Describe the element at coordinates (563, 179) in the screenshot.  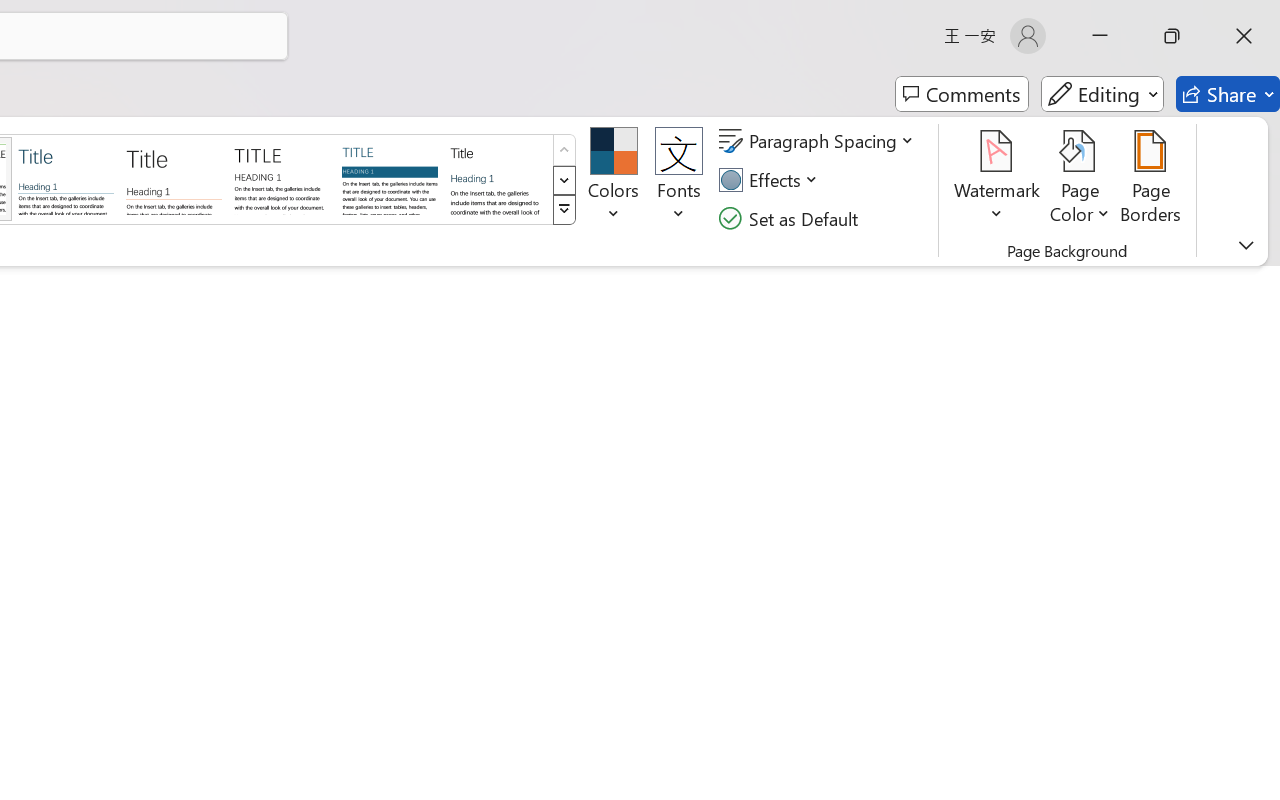
I see `'Row Down'` at that location.